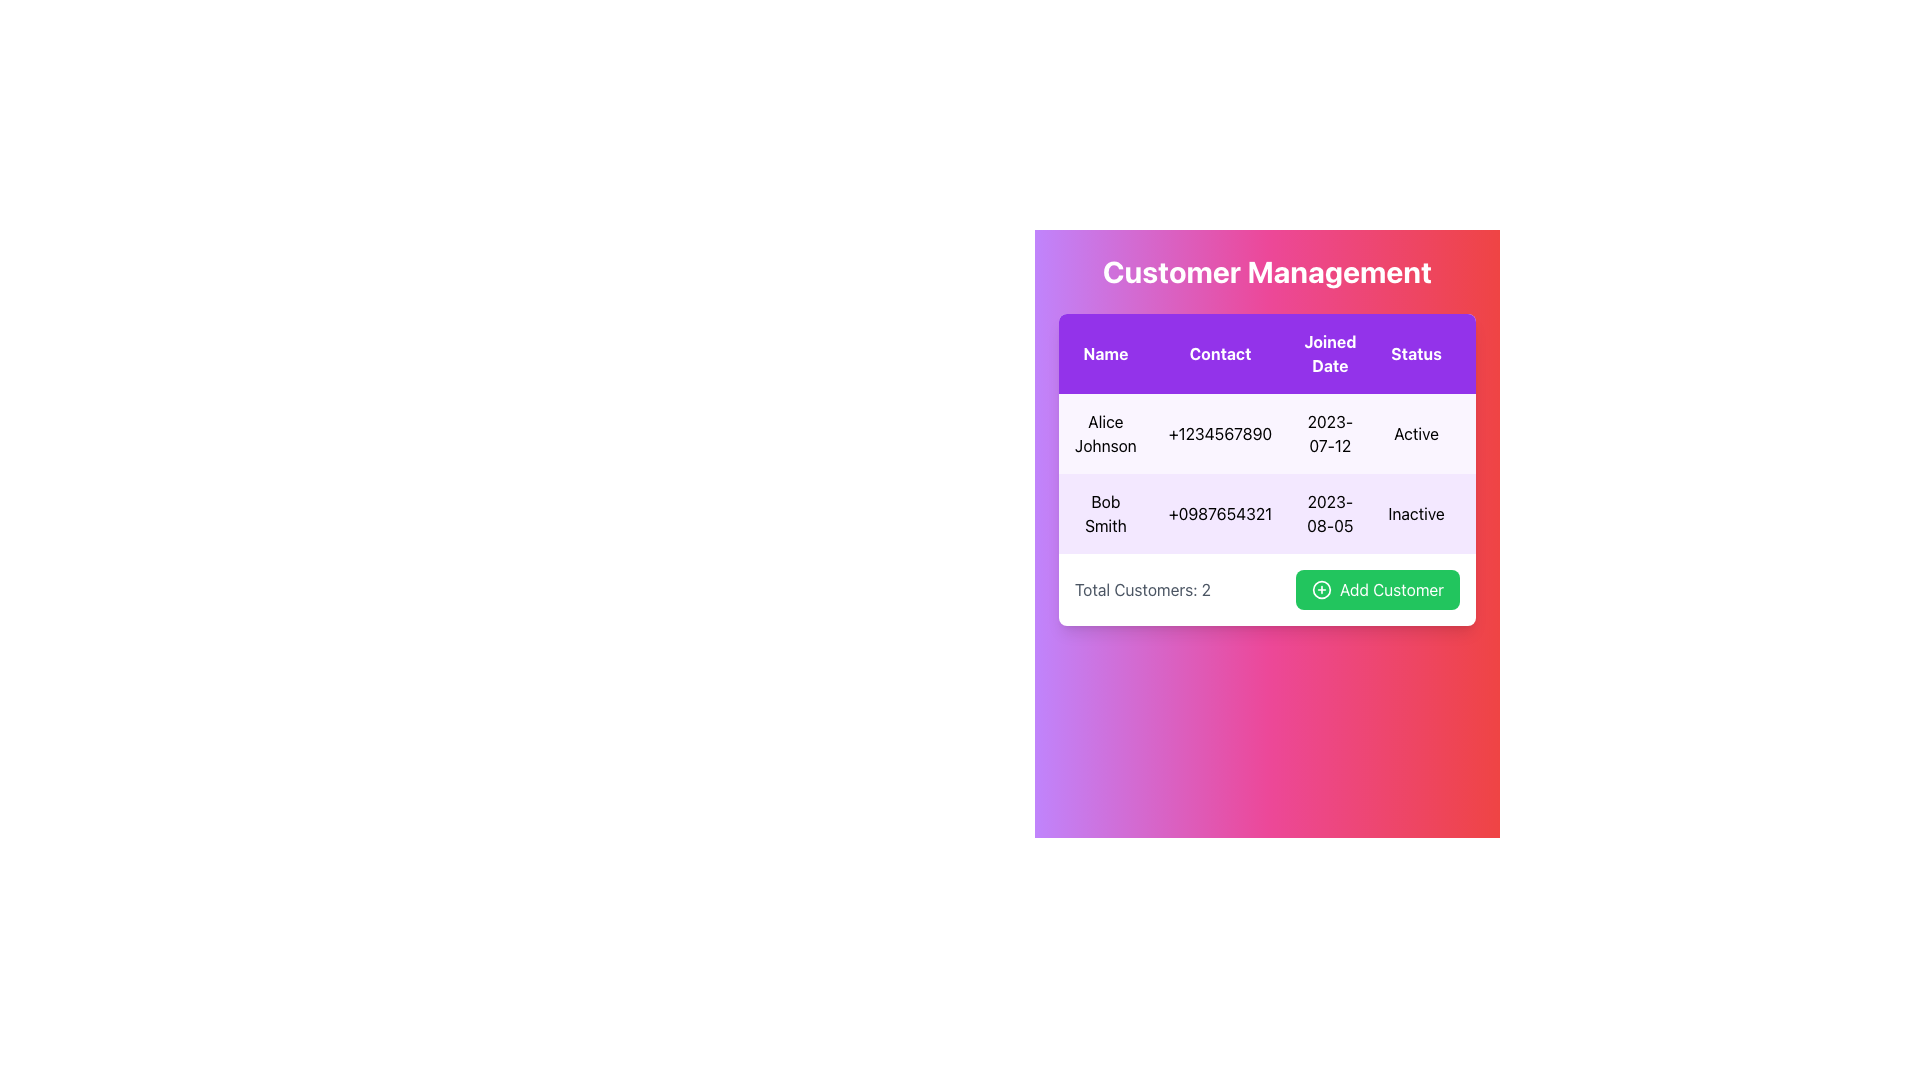 The image size is (1920, 1080). Describe the element at coordinates (1415, 433) in the screenshot. I see `the Text label indicating the status of the first customer ('Alice Johnson') in the Customer Management table, which shows that they are active` at that location.